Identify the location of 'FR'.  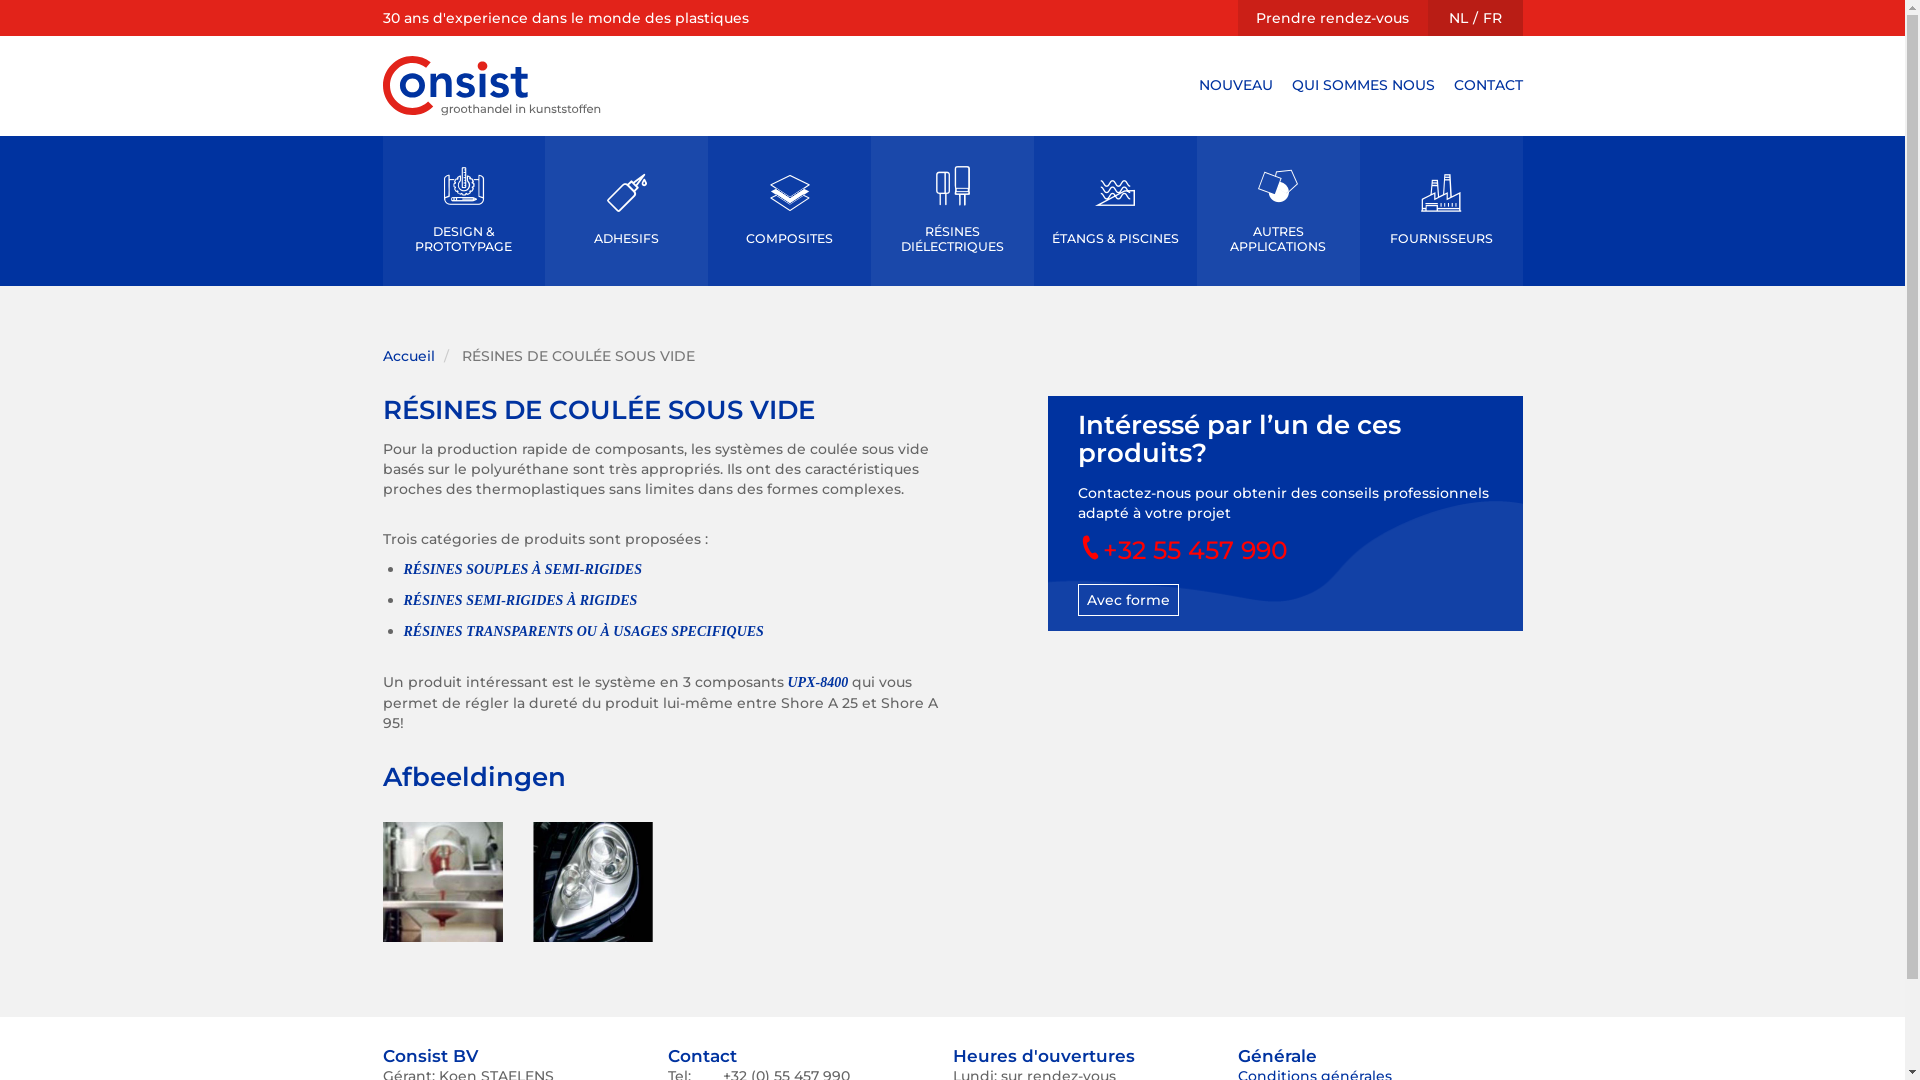
(1482, 18).